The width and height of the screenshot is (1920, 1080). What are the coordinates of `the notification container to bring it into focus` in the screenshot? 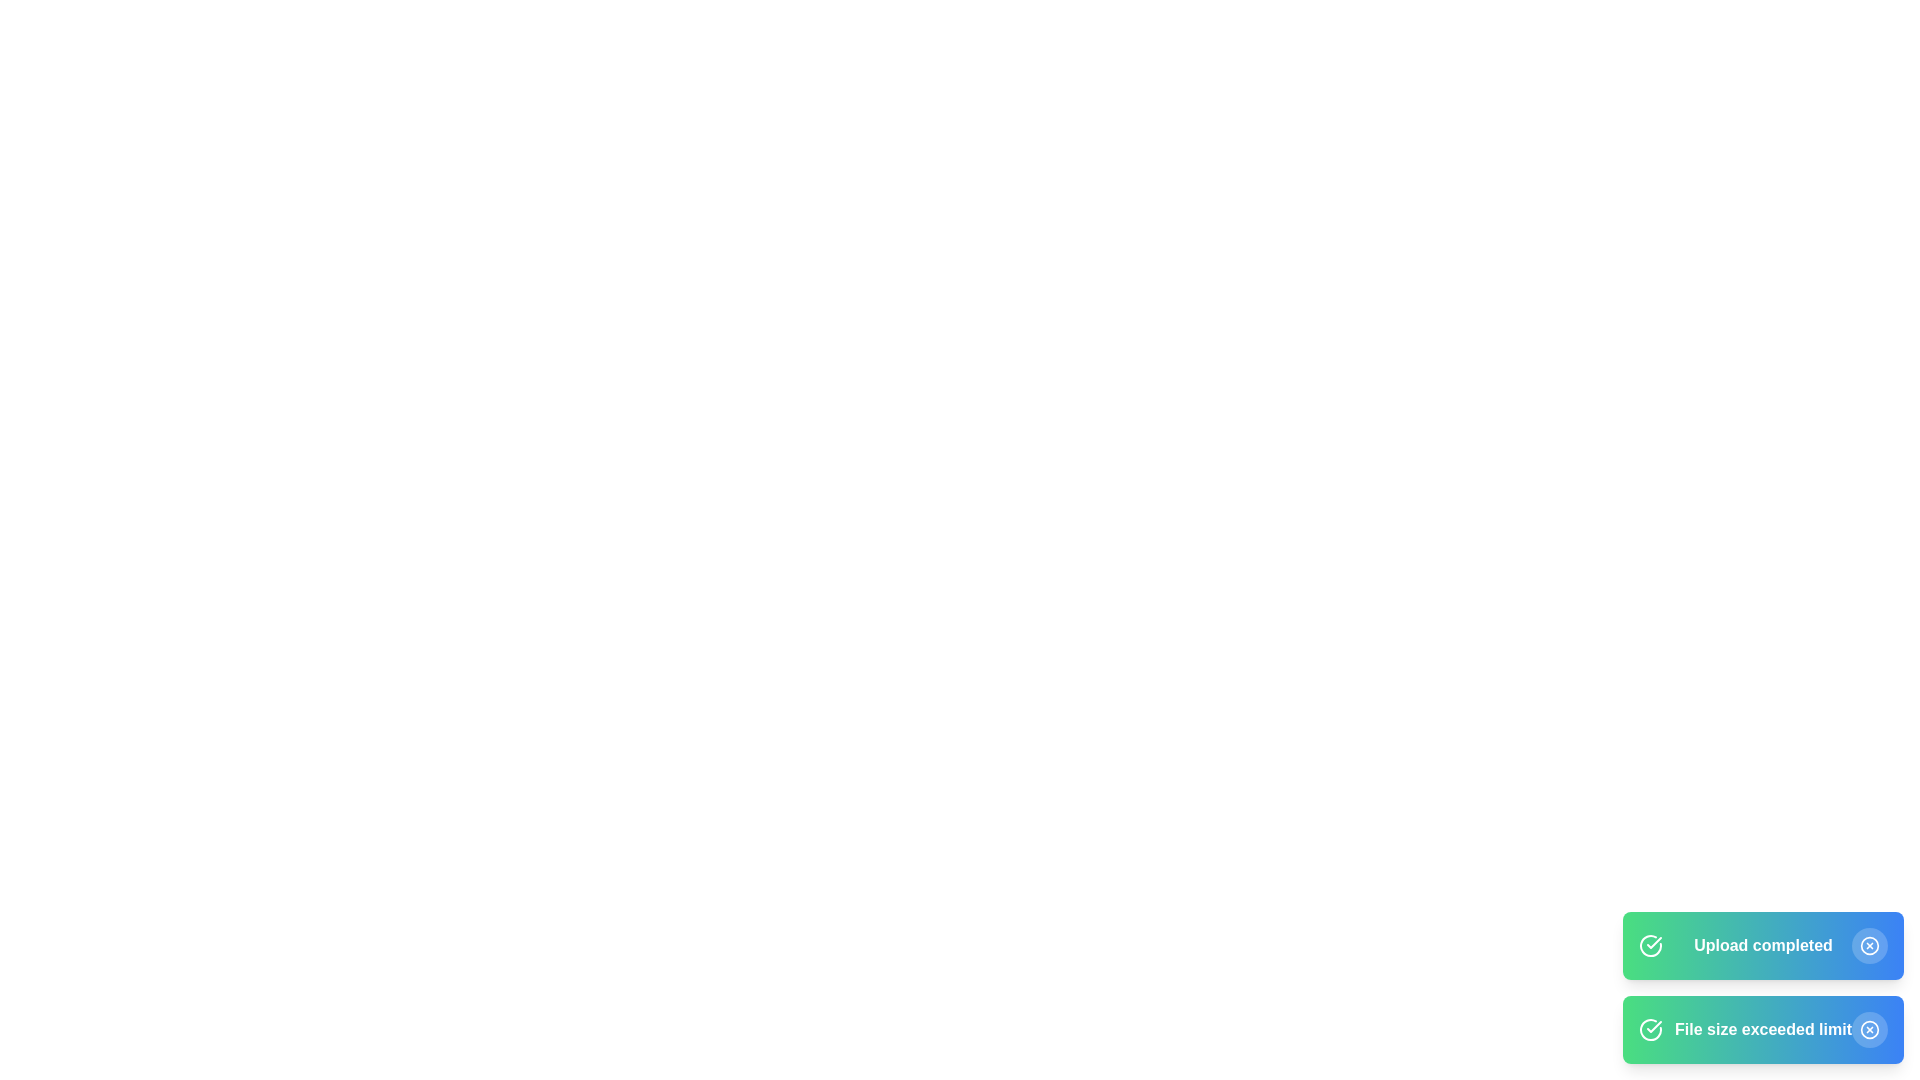 It's located at (1762, 986).